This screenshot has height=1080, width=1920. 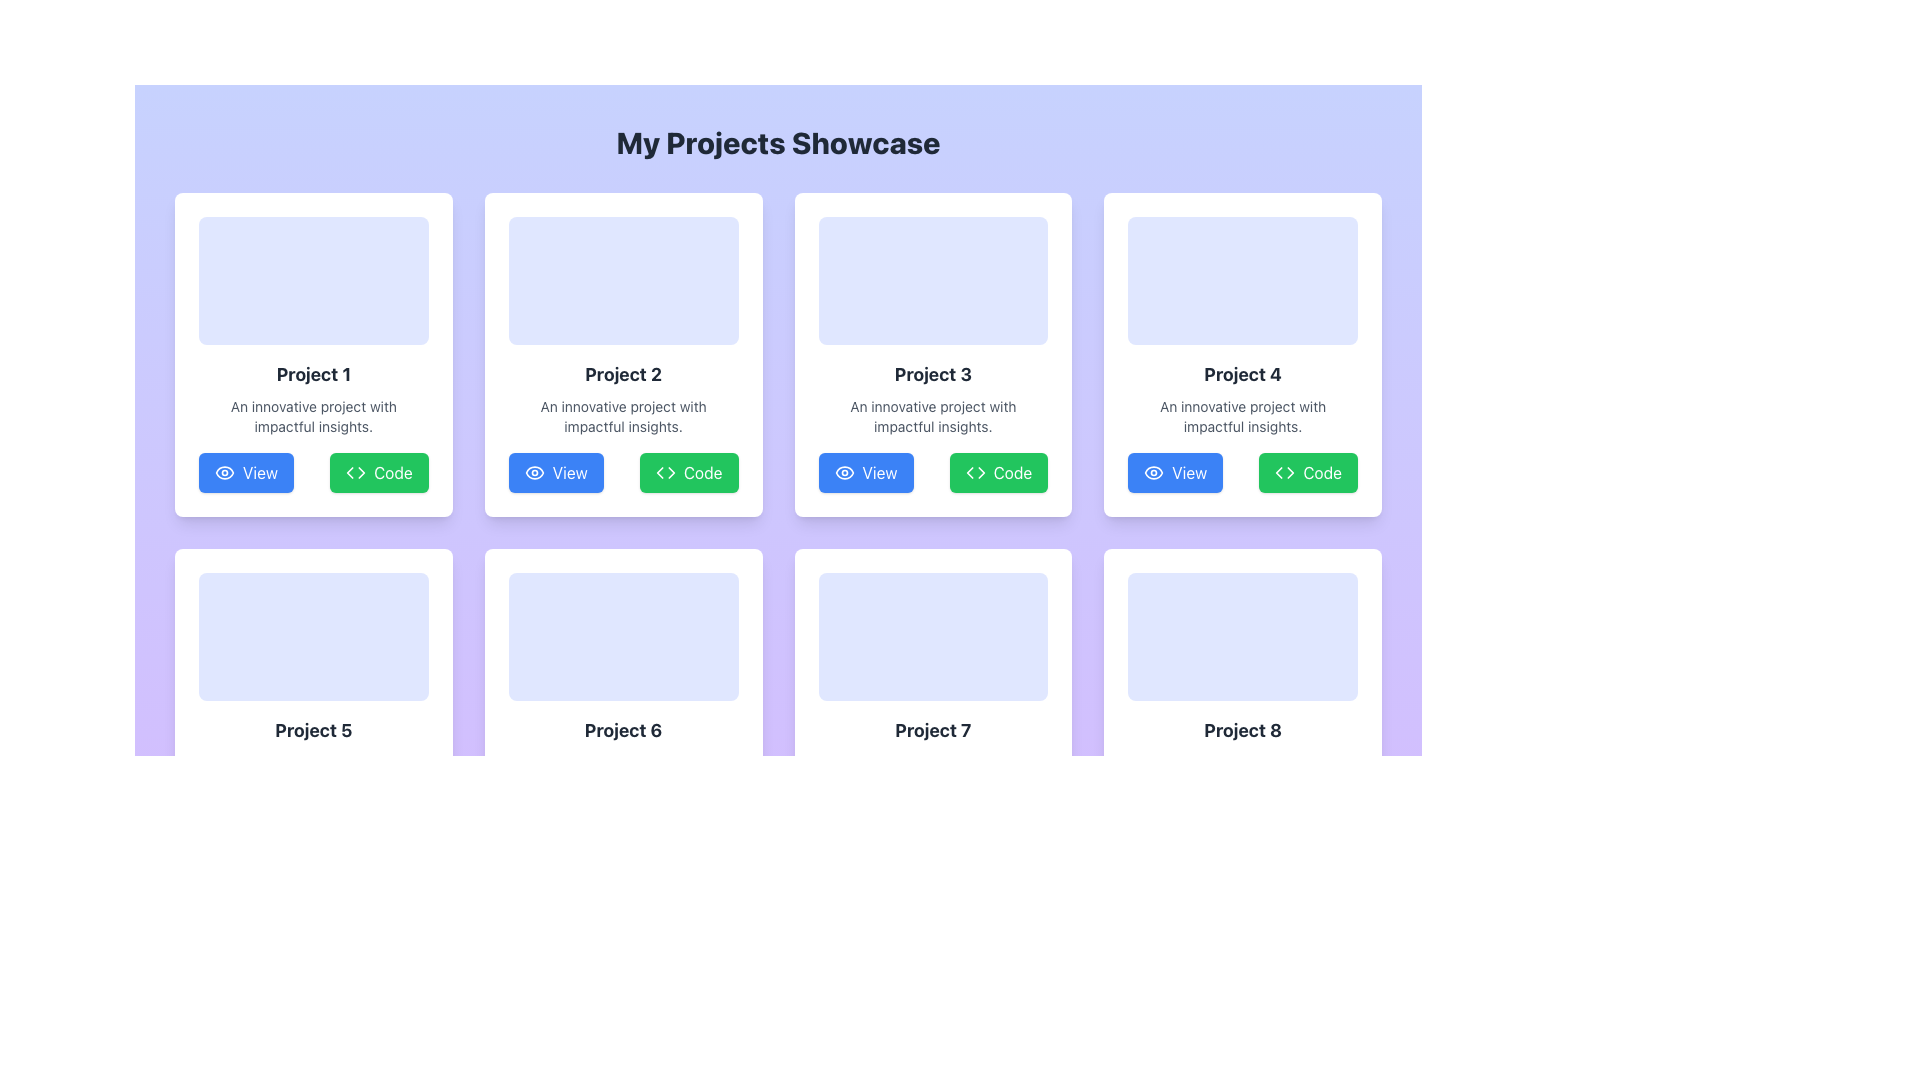 I want to click on the eye icon within the 'View' button located in the first project card at the top left of the grid, so click(x=225, y=473).